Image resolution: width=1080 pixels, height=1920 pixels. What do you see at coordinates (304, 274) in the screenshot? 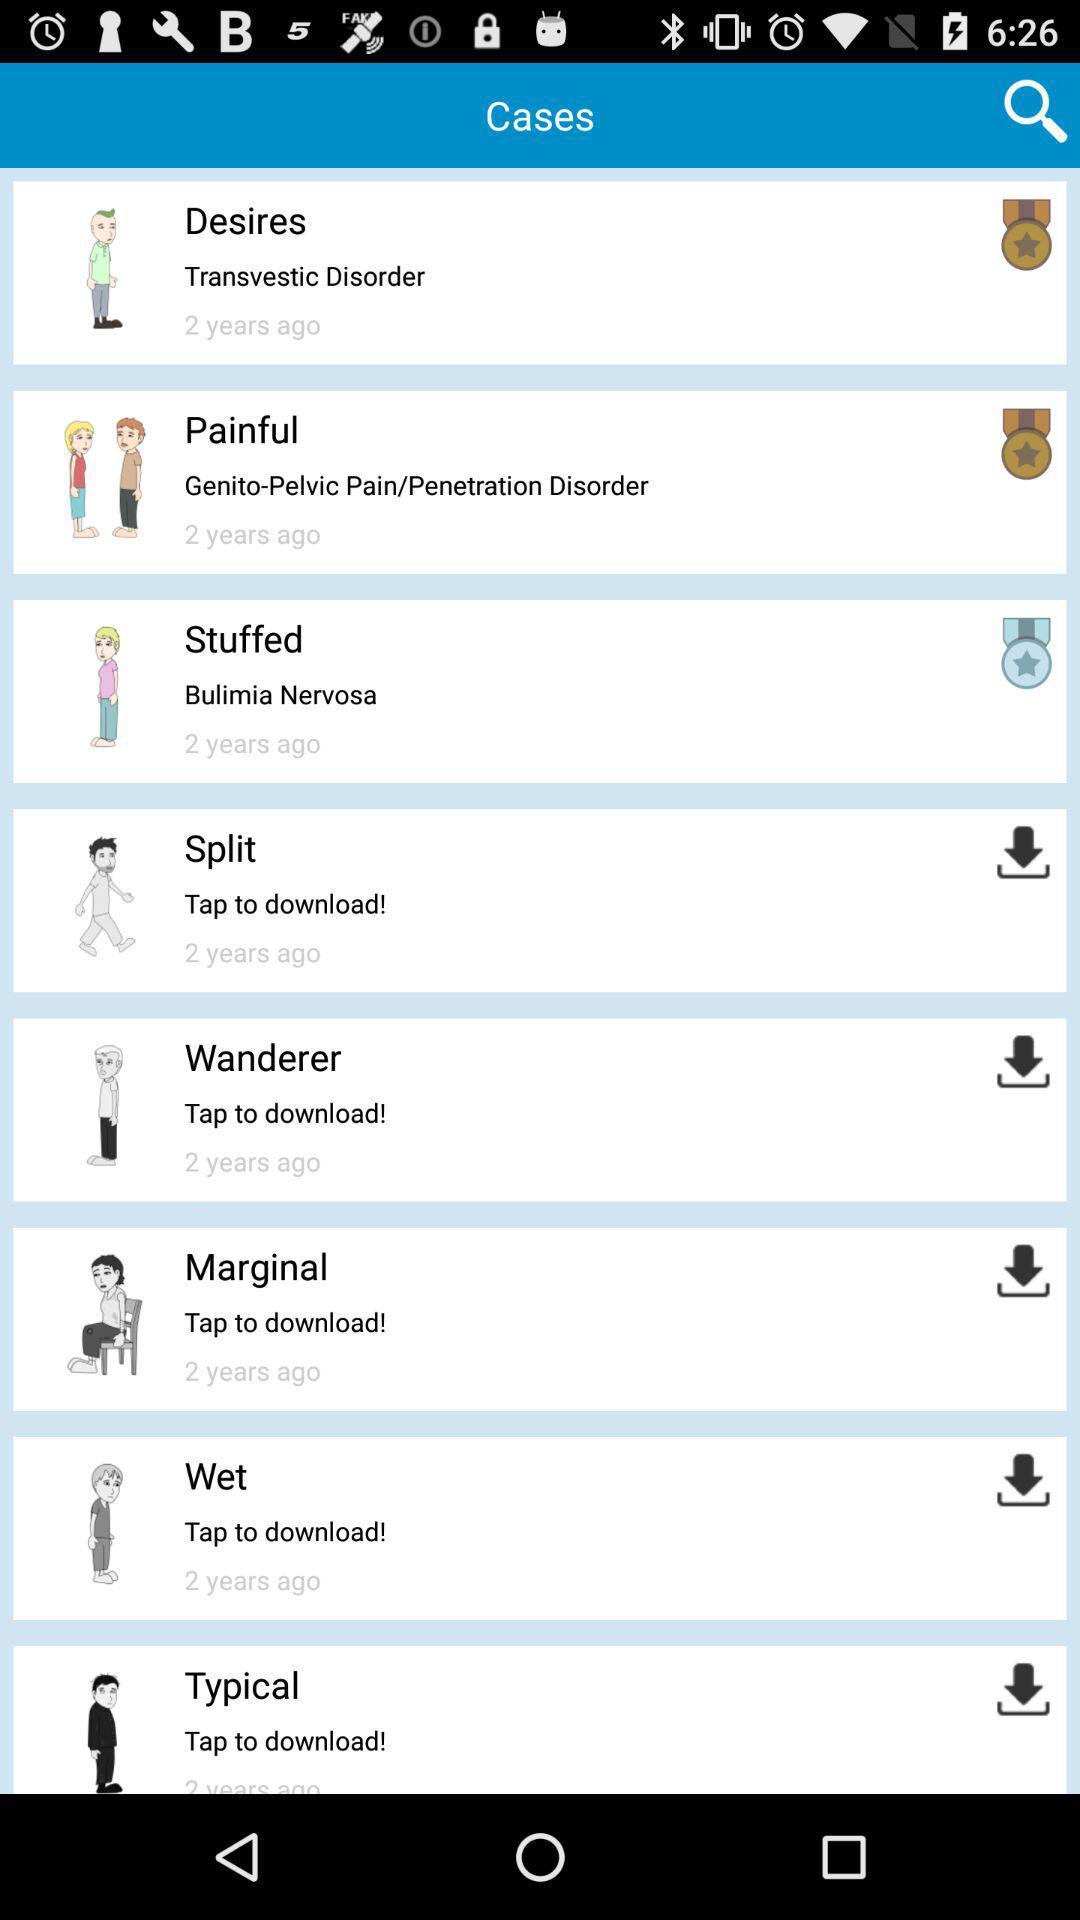
I see `icon above 2 years ago icon` at bounding box center [304, 274].